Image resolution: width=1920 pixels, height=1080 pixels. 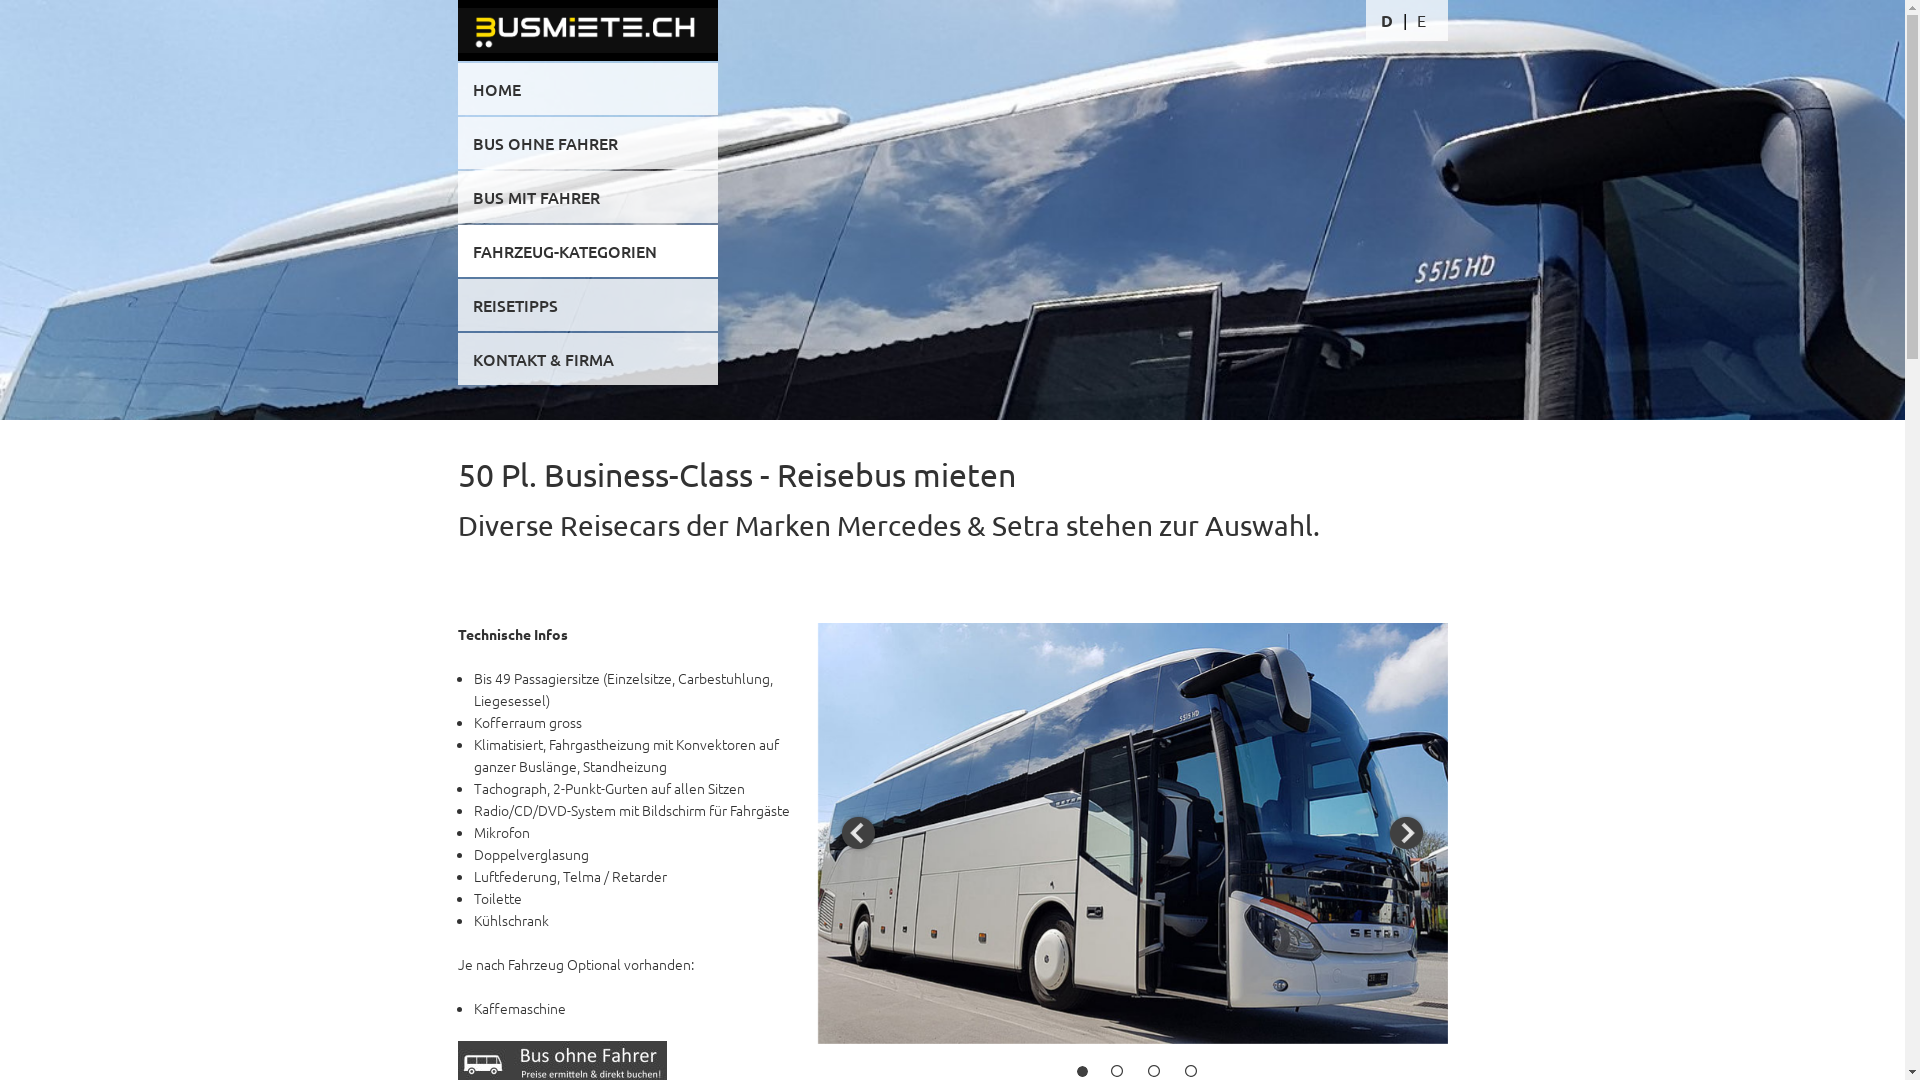 What do you see at coordinates (951, 258) in the screenshot?
I see `'Busflotte'` at bounding box center [951, 258].